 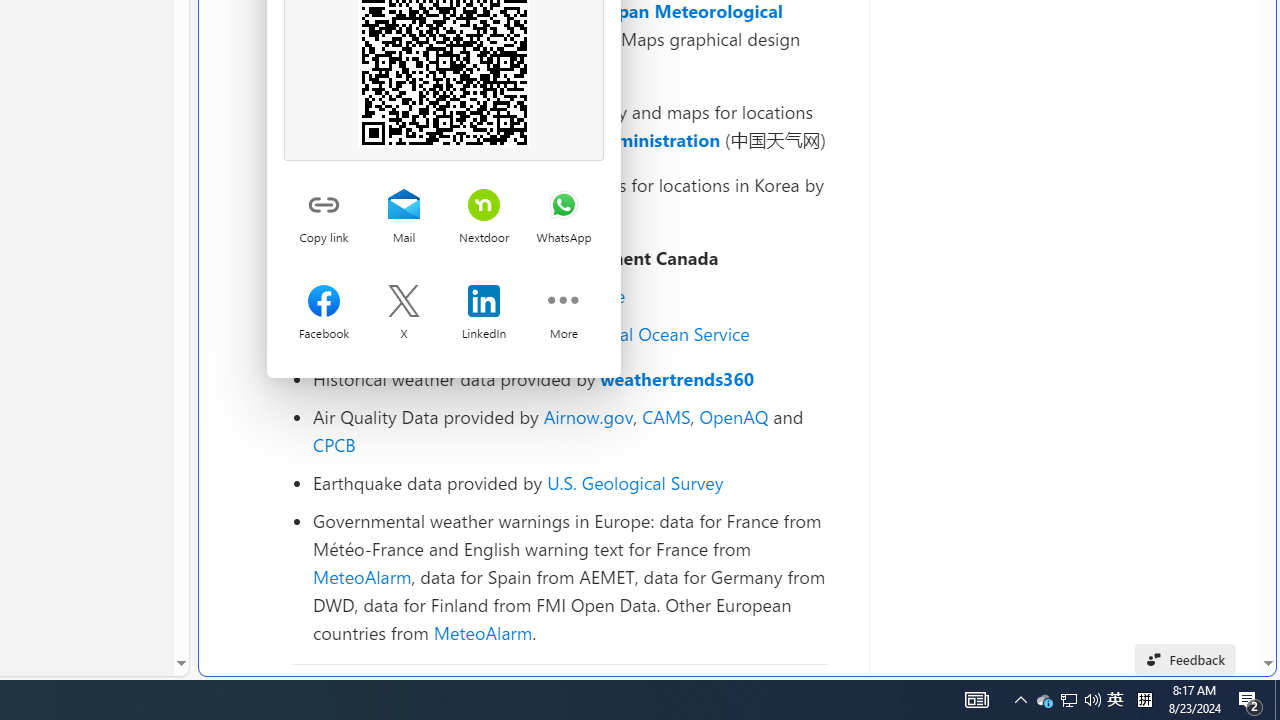 What do you see at coordinates (334, 443) in the screenshot?
I see `'CPCB'` at bounding box center [334, 443].